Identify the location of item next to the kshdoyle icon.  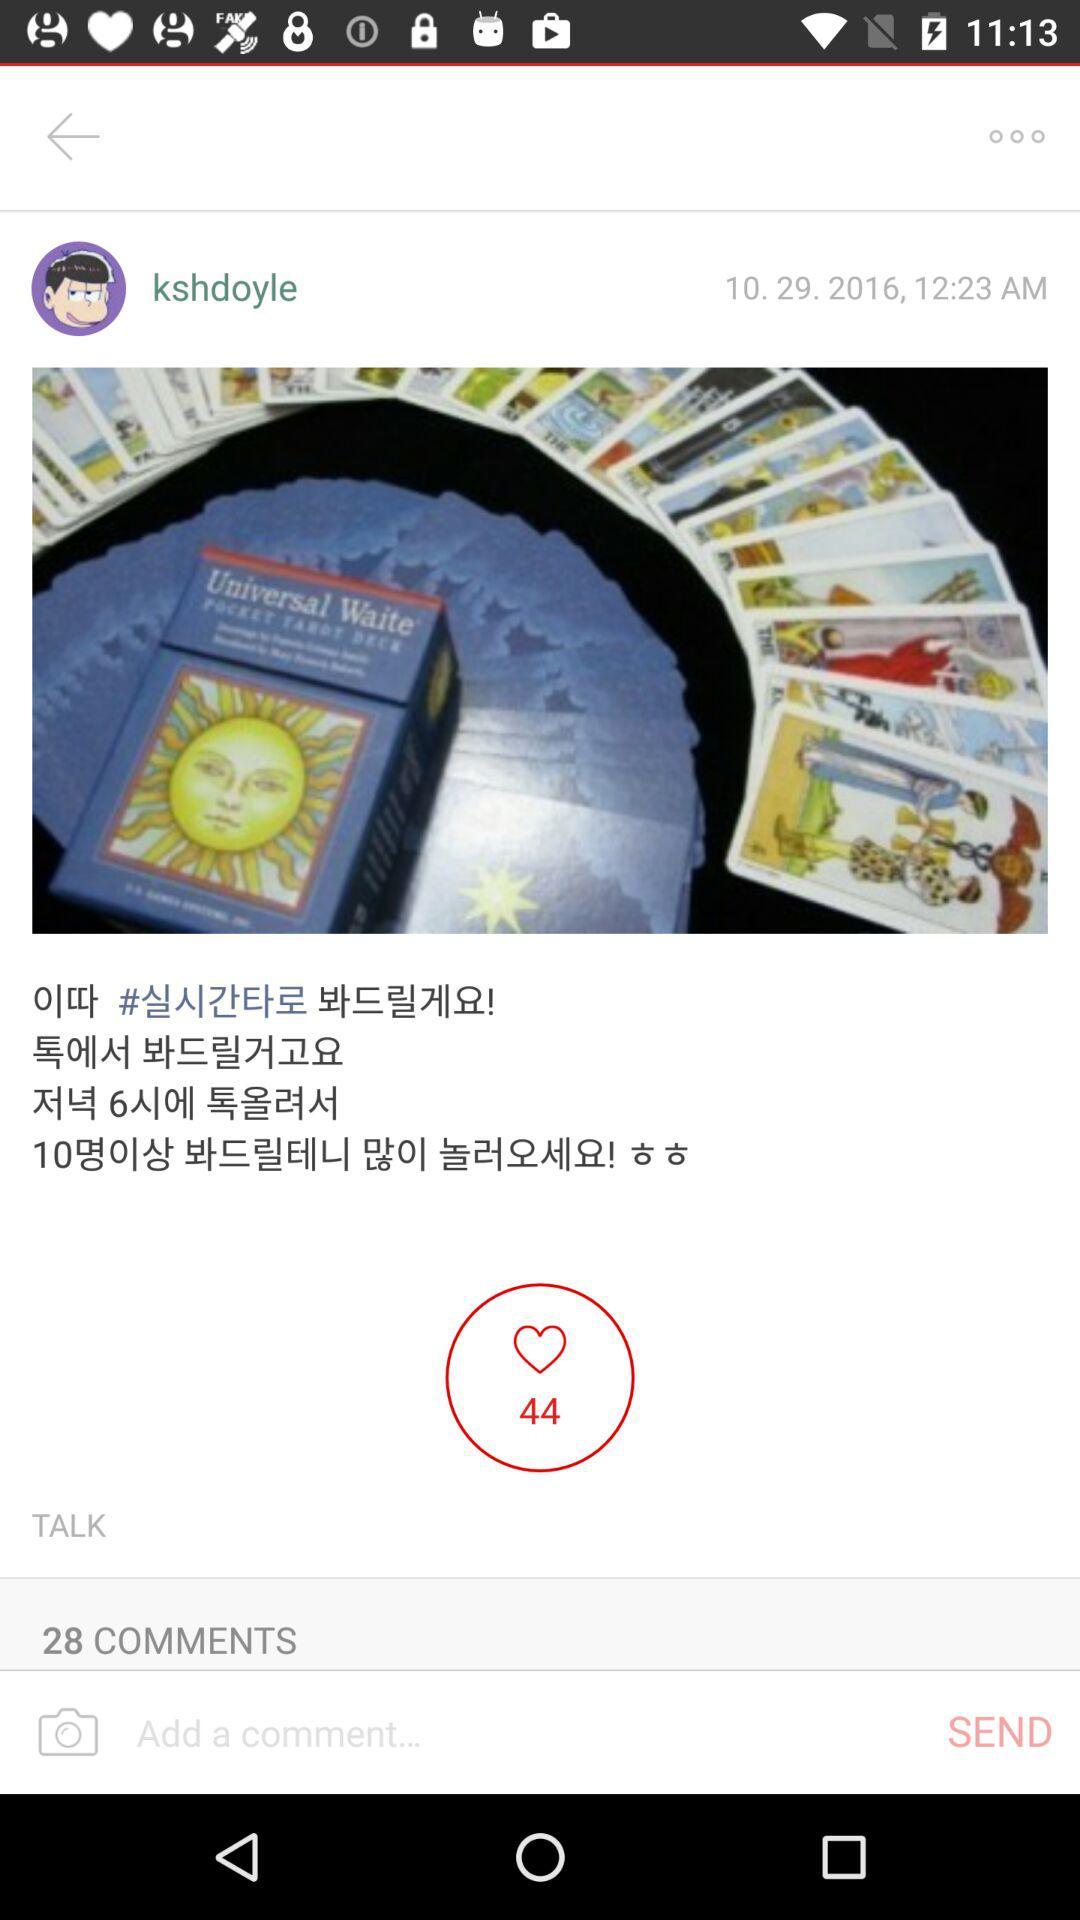
(77, 287).